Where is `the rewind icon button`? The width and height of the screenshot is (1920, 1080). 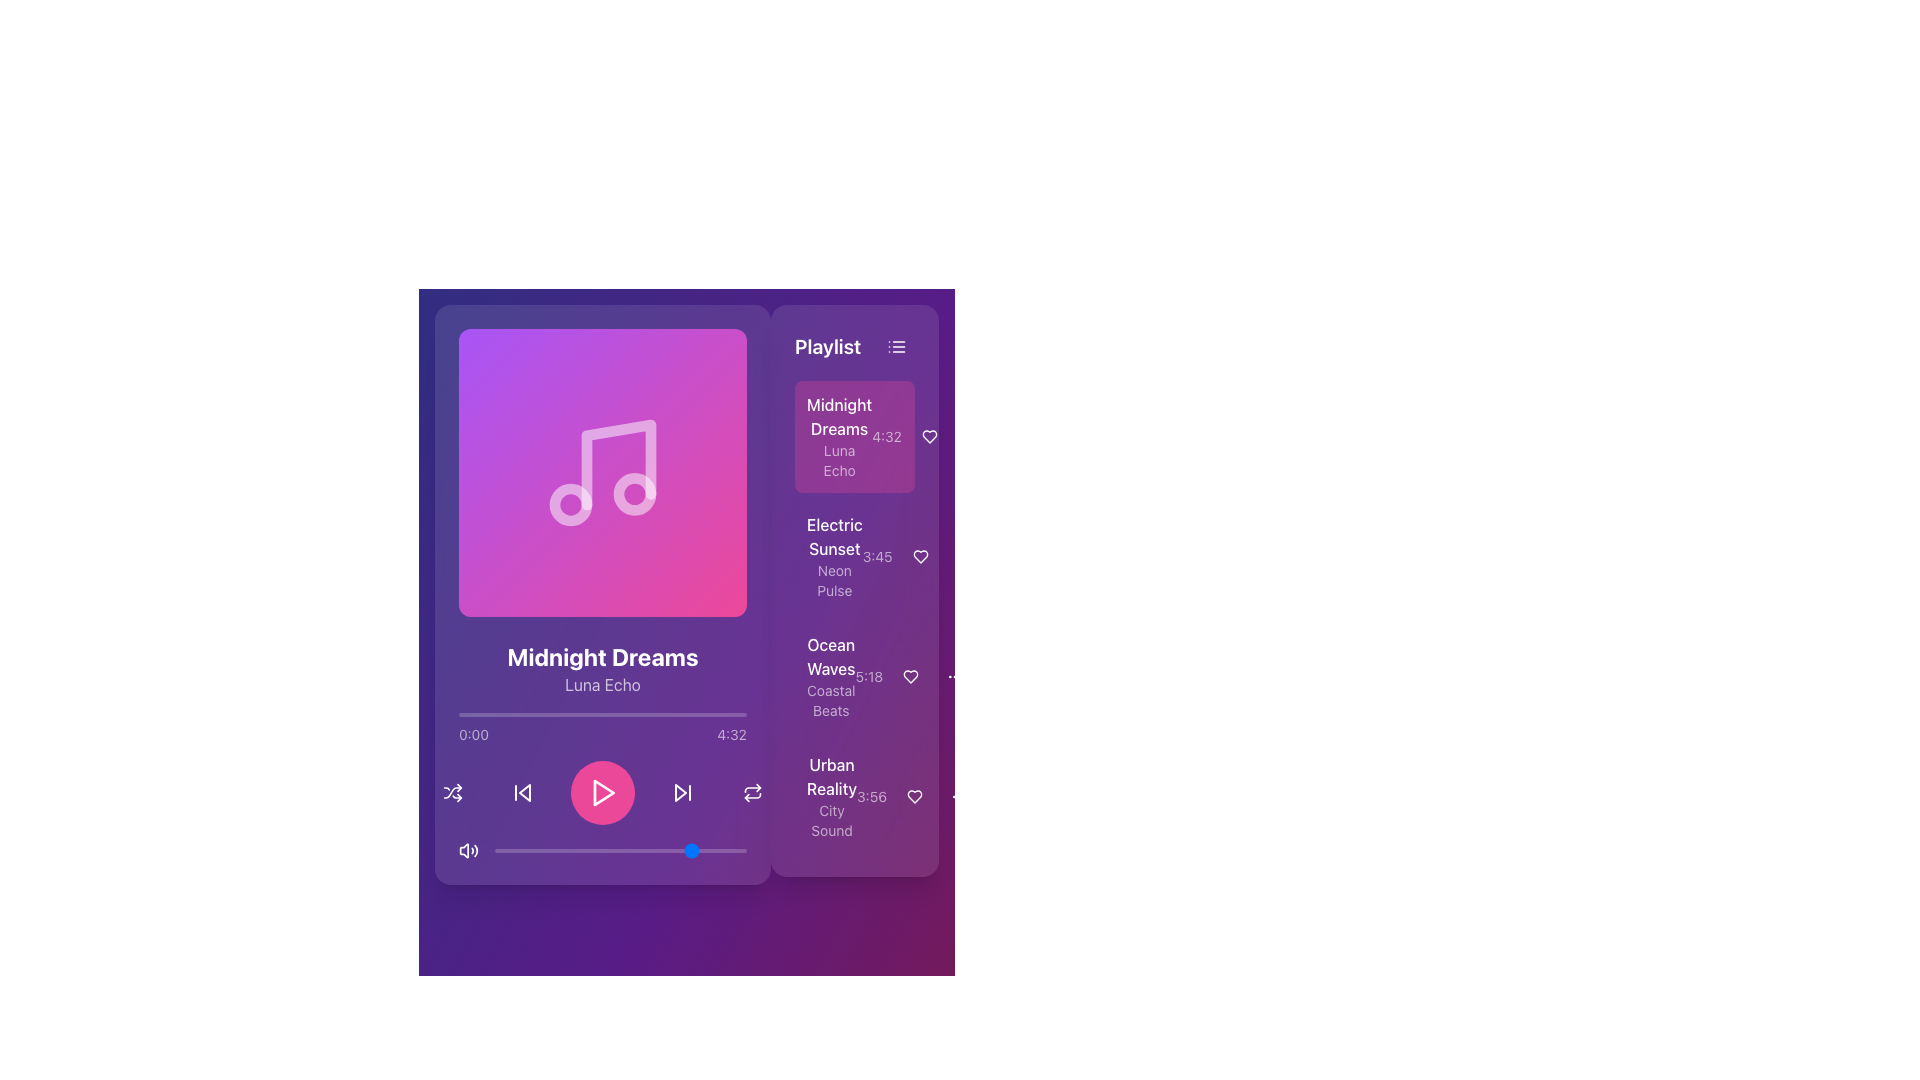 the rewind icon button is located at coordinates (523, 792).